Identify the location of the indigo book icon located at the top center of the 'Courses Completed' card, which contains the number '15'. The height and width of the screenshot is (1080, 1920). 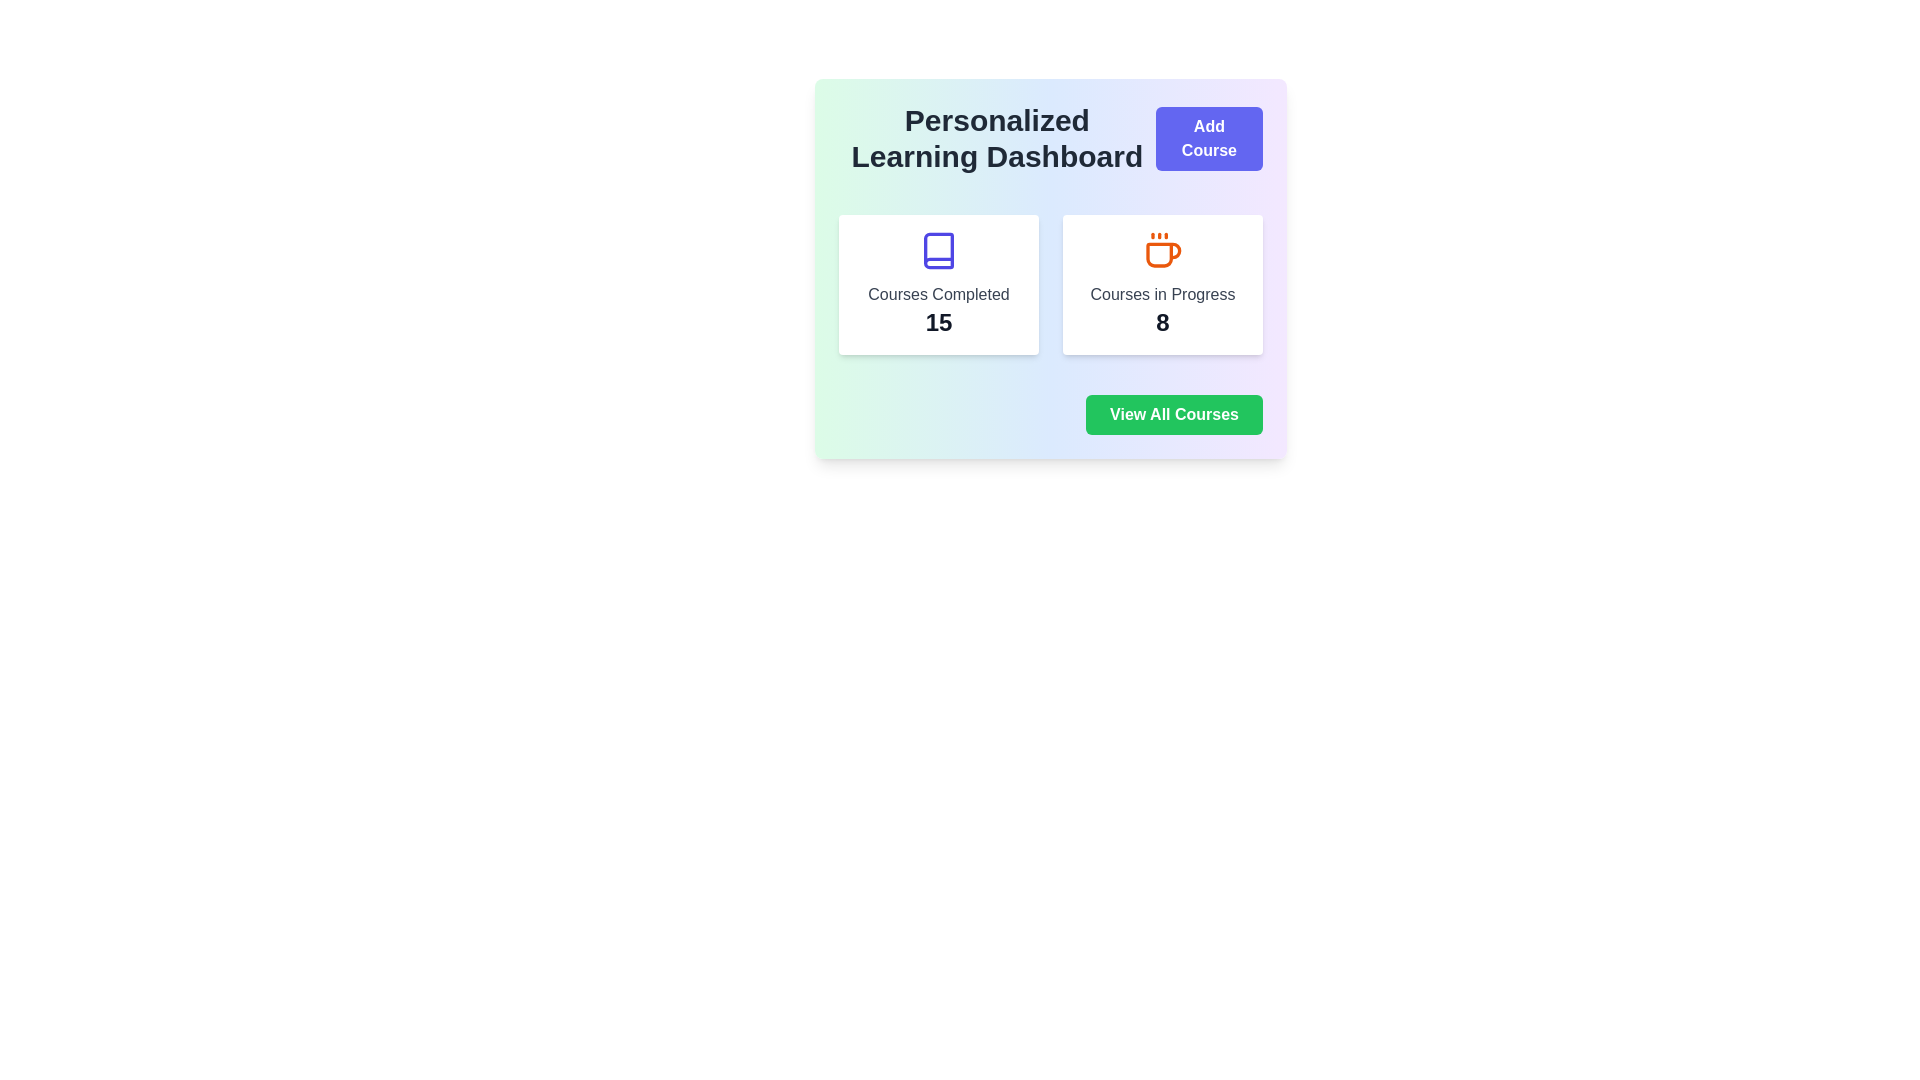
(938, 249).